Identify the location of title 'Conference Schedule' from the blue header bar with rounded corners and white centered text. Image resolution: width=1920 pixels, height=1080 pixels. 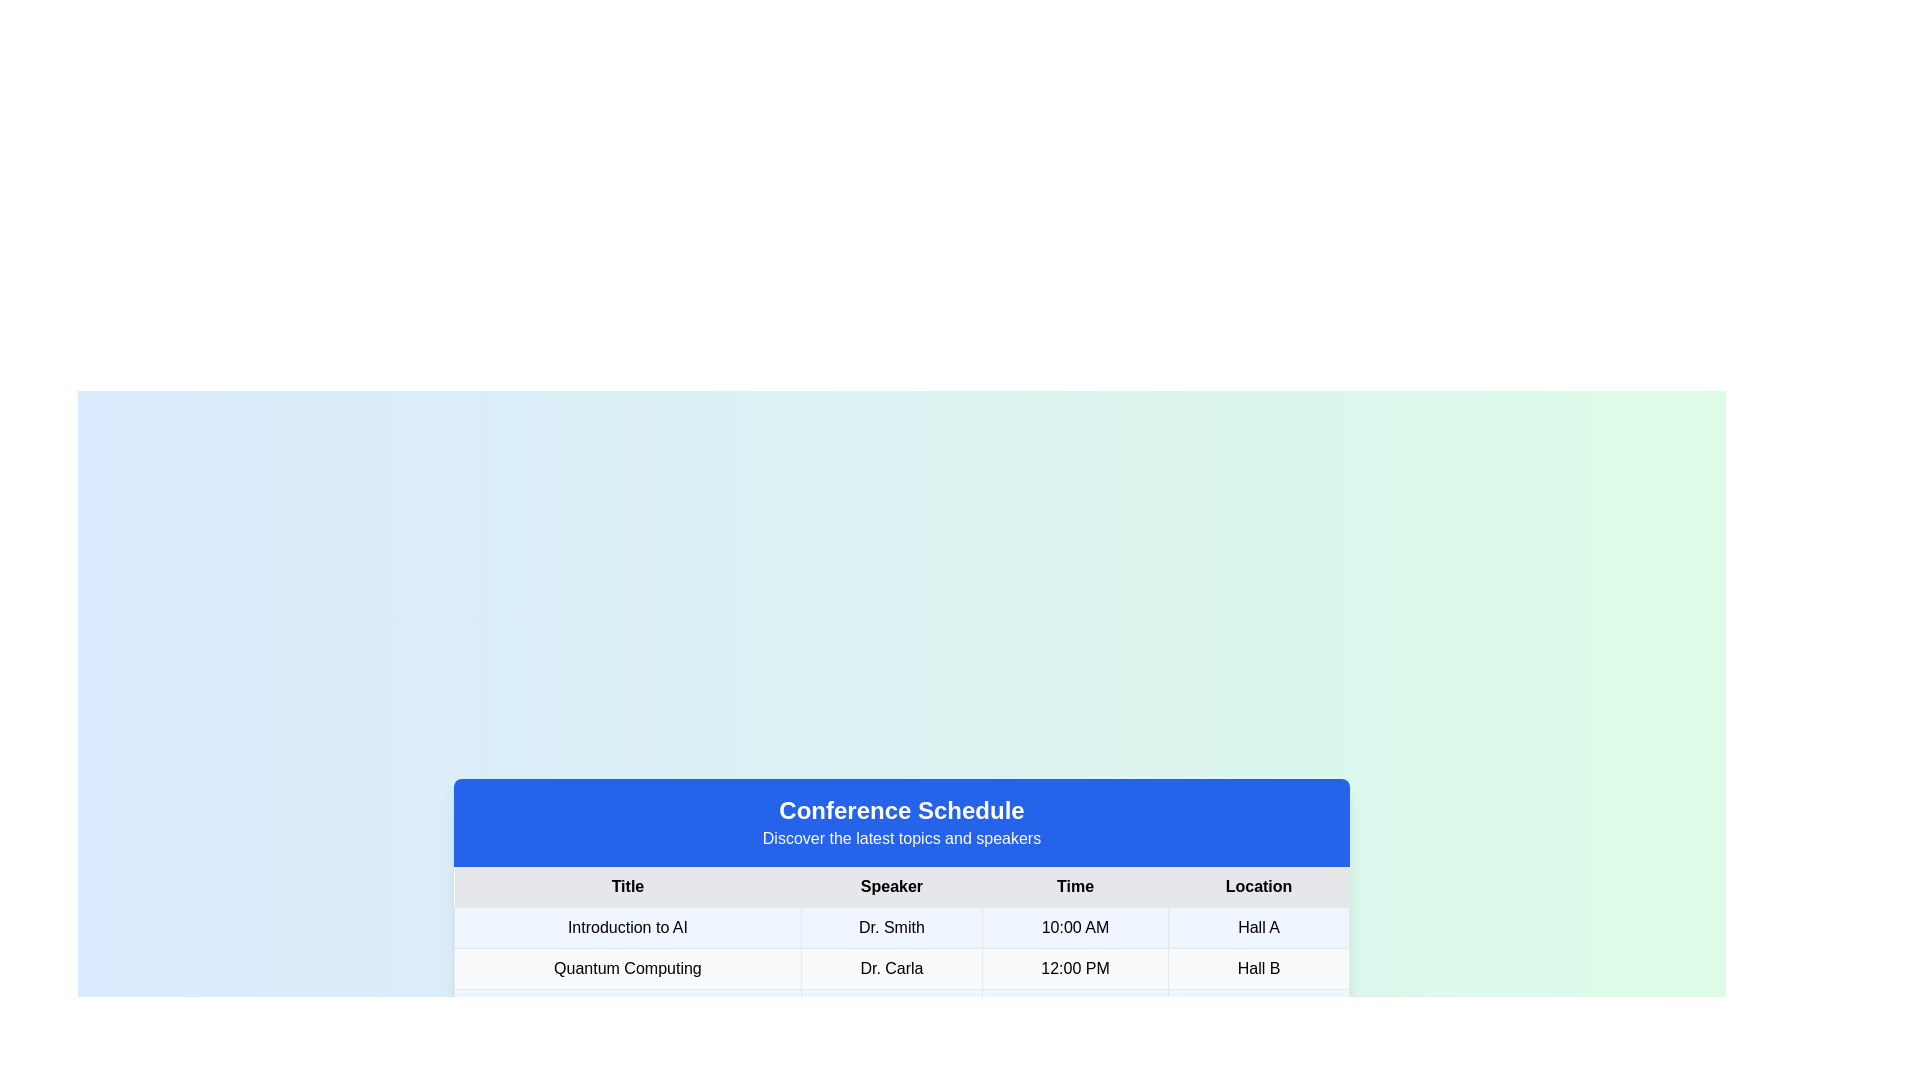
(901, 822).